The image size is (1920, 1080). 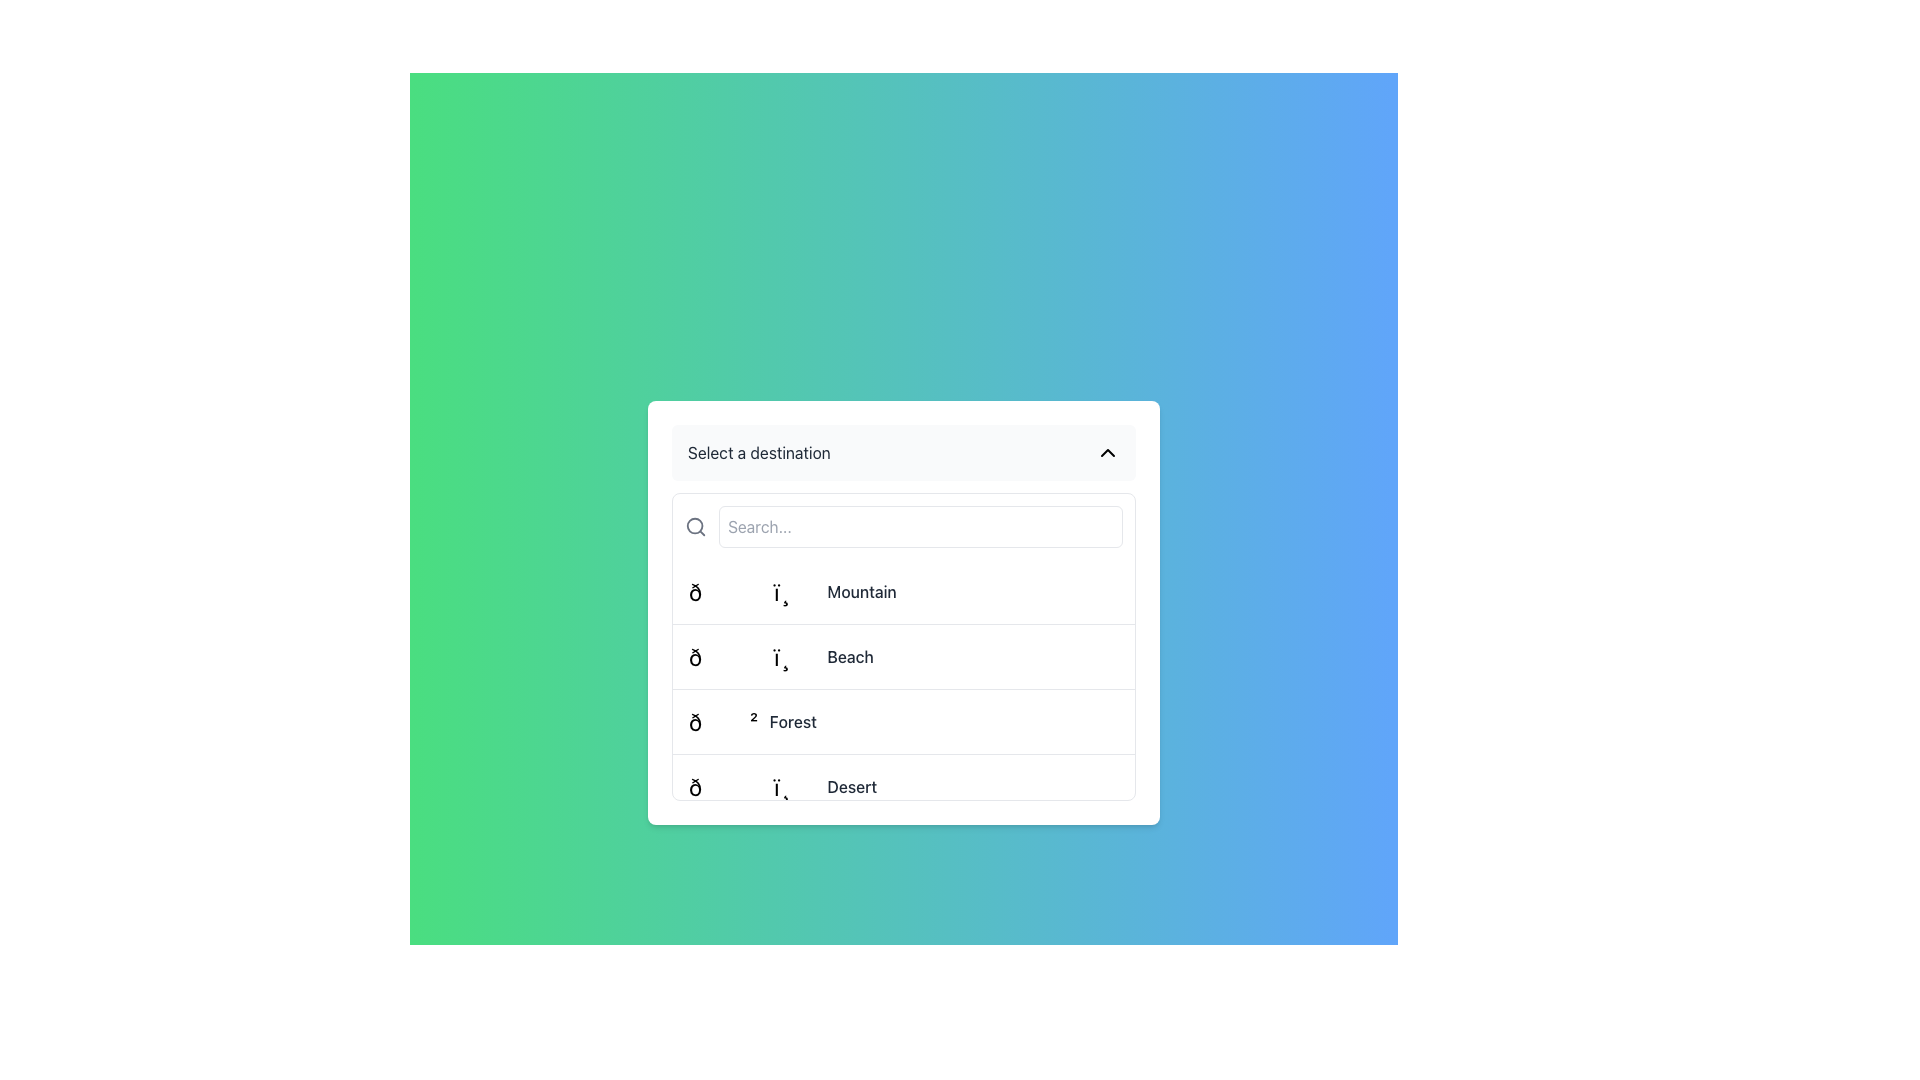 I want to click on the 'Desert' text label in the dropdown menu titled 'Select a destination', so click(x=851, y=785).